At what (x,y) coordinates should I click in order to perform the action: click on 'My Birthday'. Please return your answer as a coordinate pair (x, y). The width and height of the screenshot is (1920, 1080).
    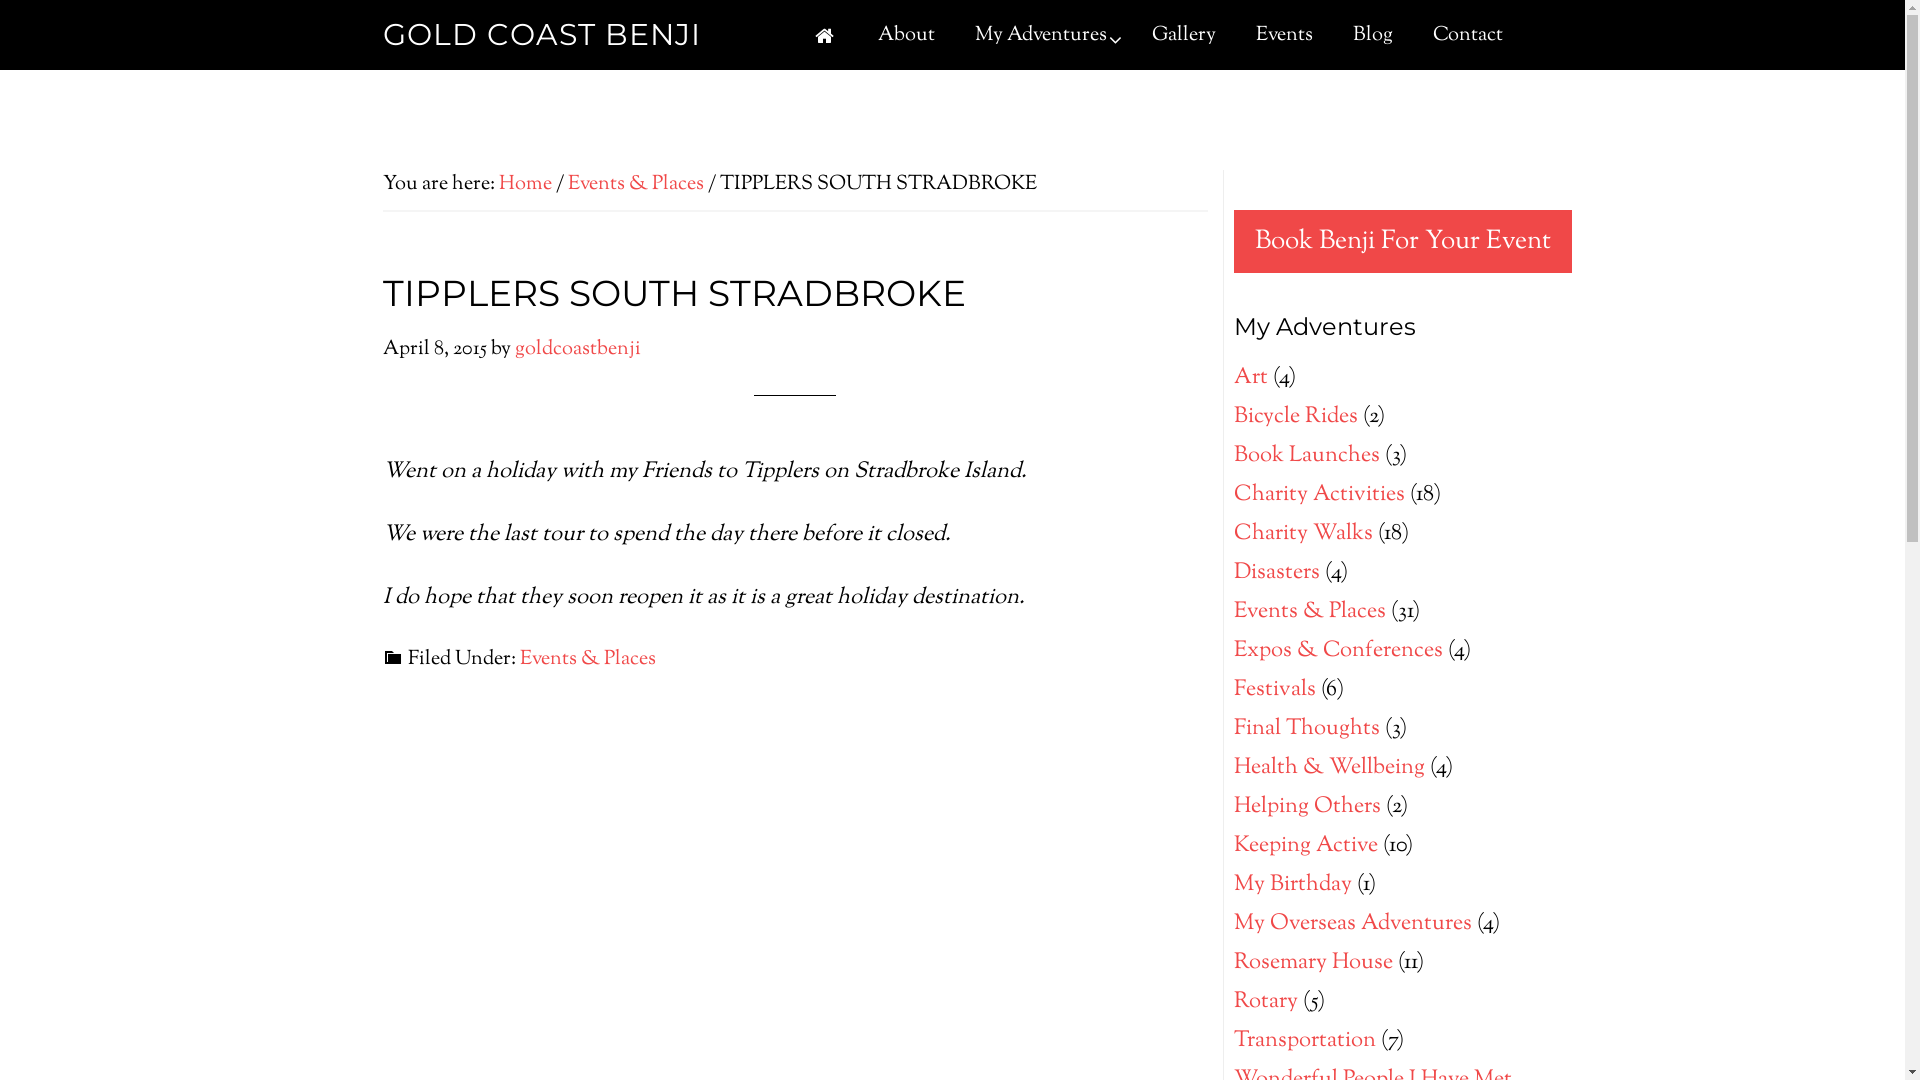
    Looking at the image, I should click on (1292, 883).